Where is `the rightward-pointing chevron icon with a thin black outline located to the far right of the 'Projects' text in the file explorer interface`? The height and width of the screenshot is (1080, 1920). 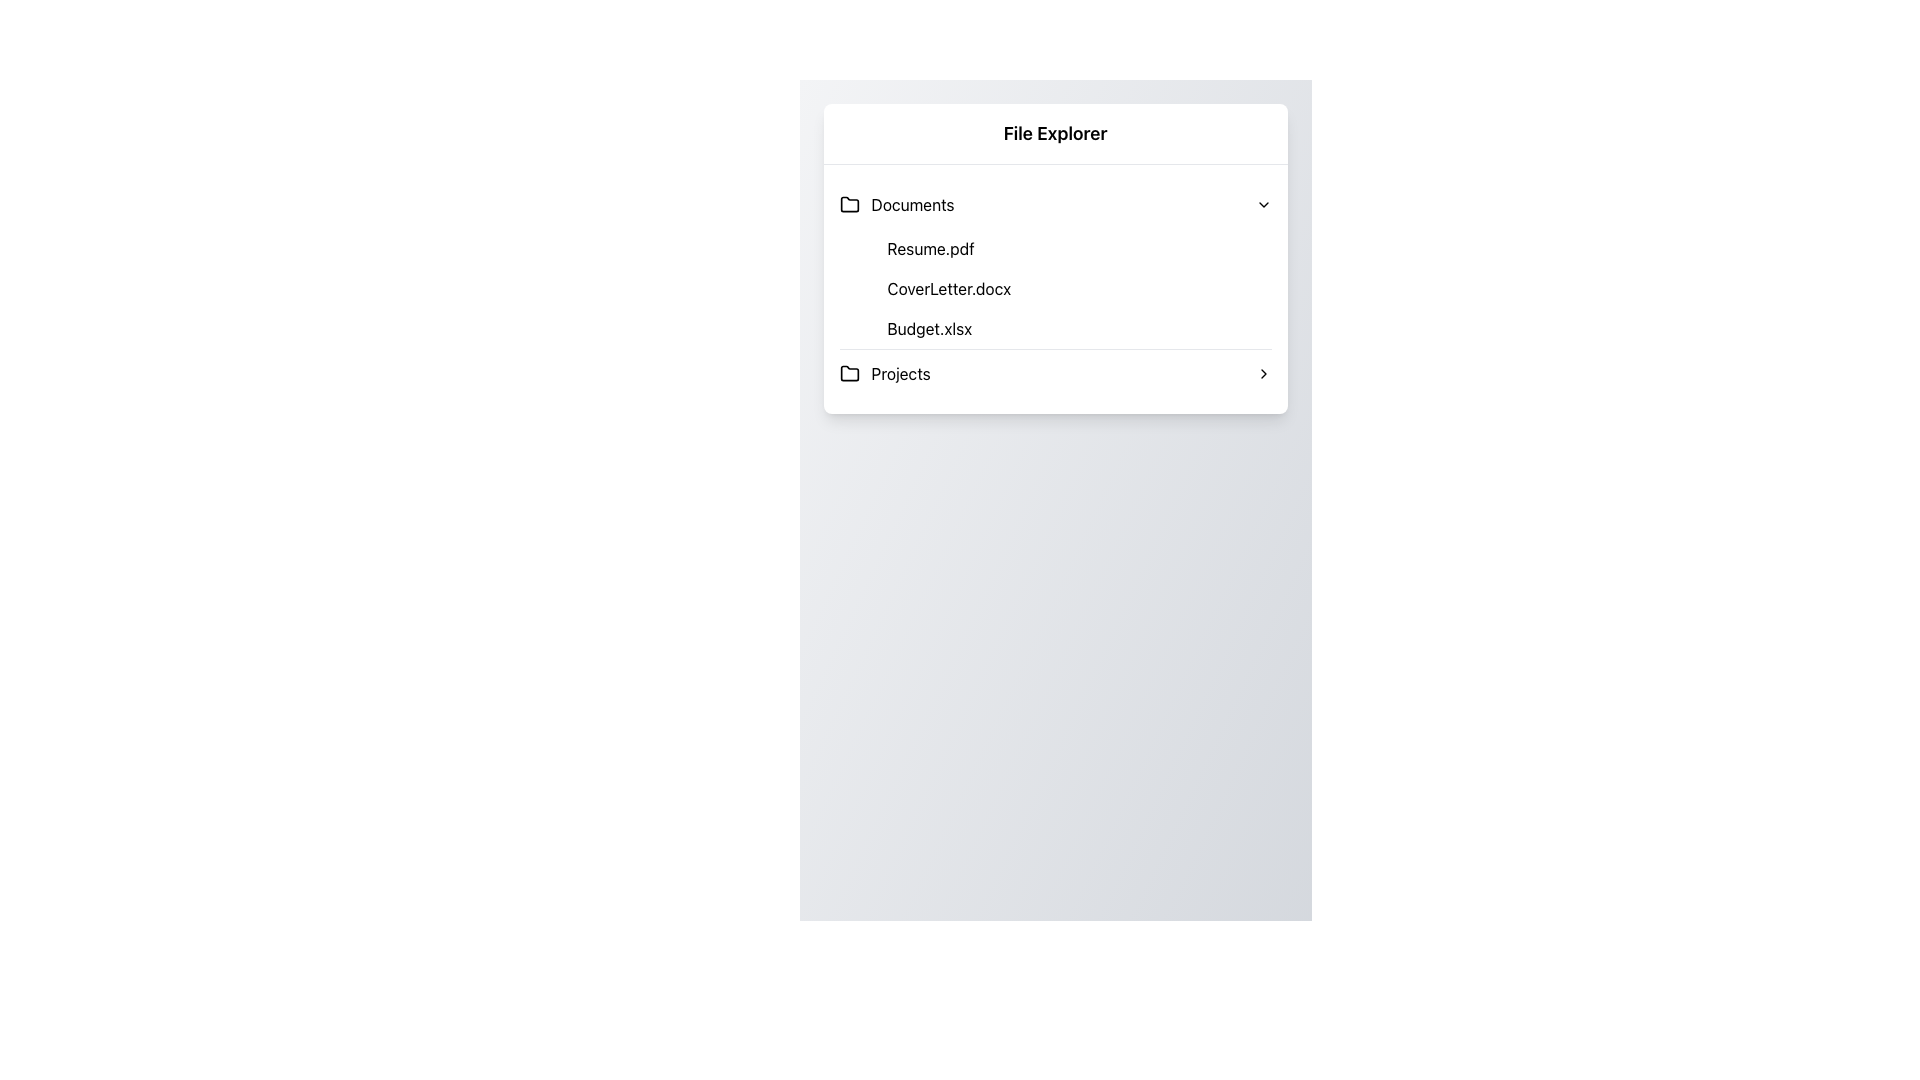
the rightward-pointing chevron icon with a thin black outline located to the far right of the 'Projects' text in the file explorer interface is located at coordinates (1262, 374).